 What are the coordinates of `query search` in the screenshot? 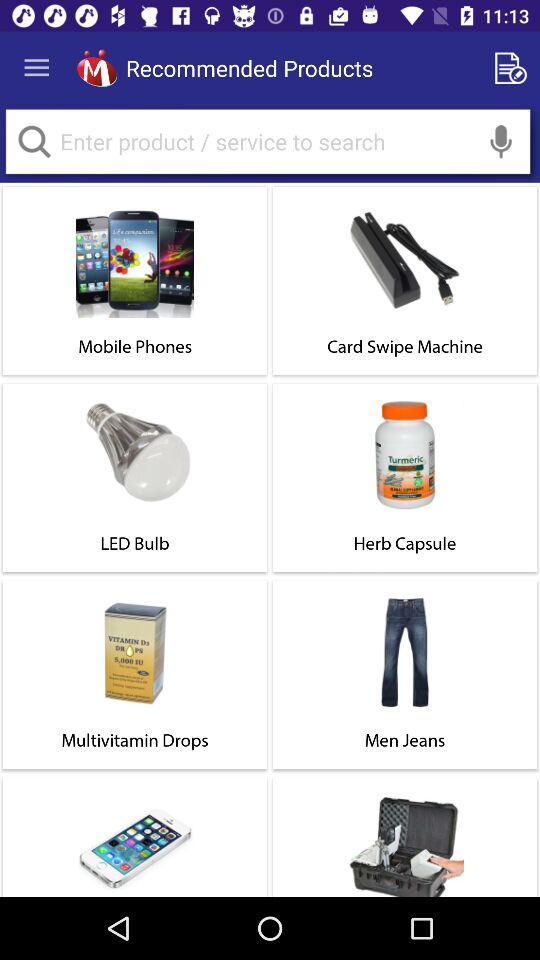 It's located at (267, 140).